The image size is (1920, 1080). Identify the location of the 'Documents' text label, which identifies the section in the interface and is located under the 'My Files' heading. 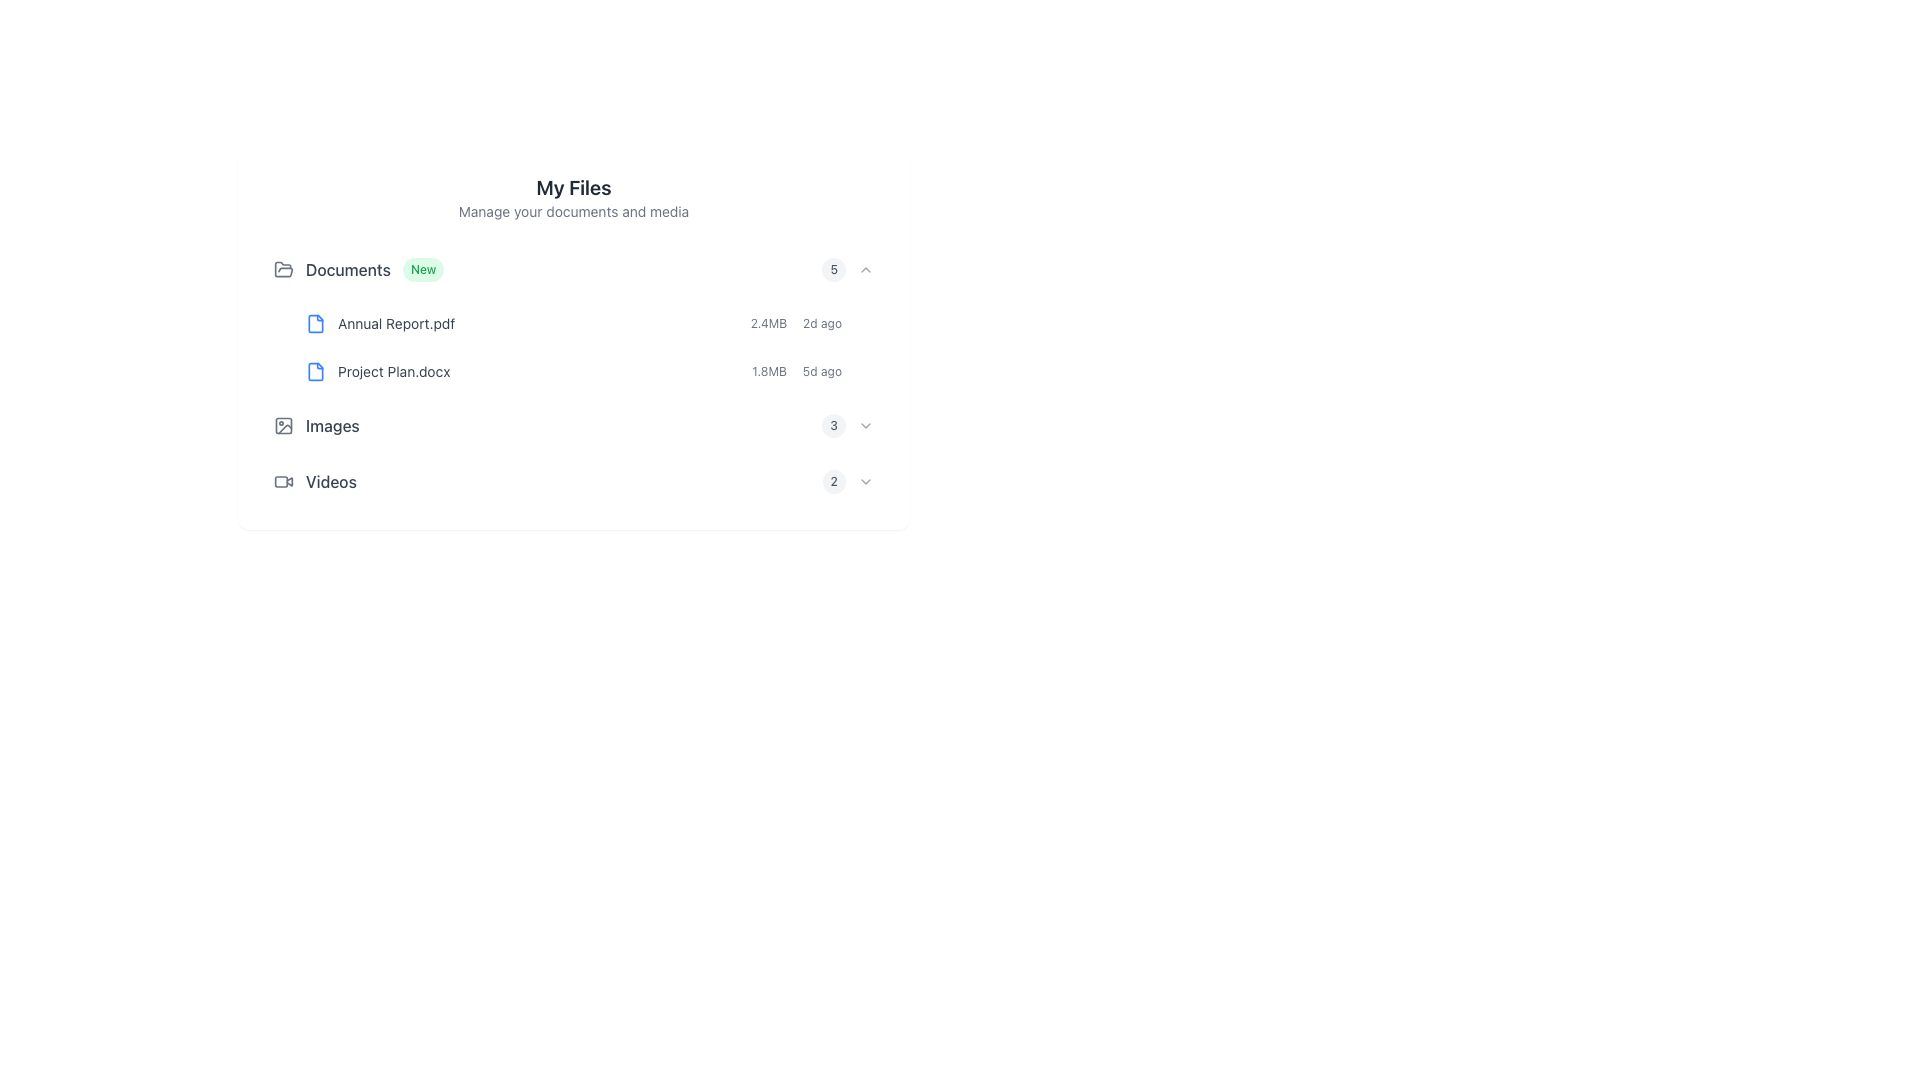
(348, 270).